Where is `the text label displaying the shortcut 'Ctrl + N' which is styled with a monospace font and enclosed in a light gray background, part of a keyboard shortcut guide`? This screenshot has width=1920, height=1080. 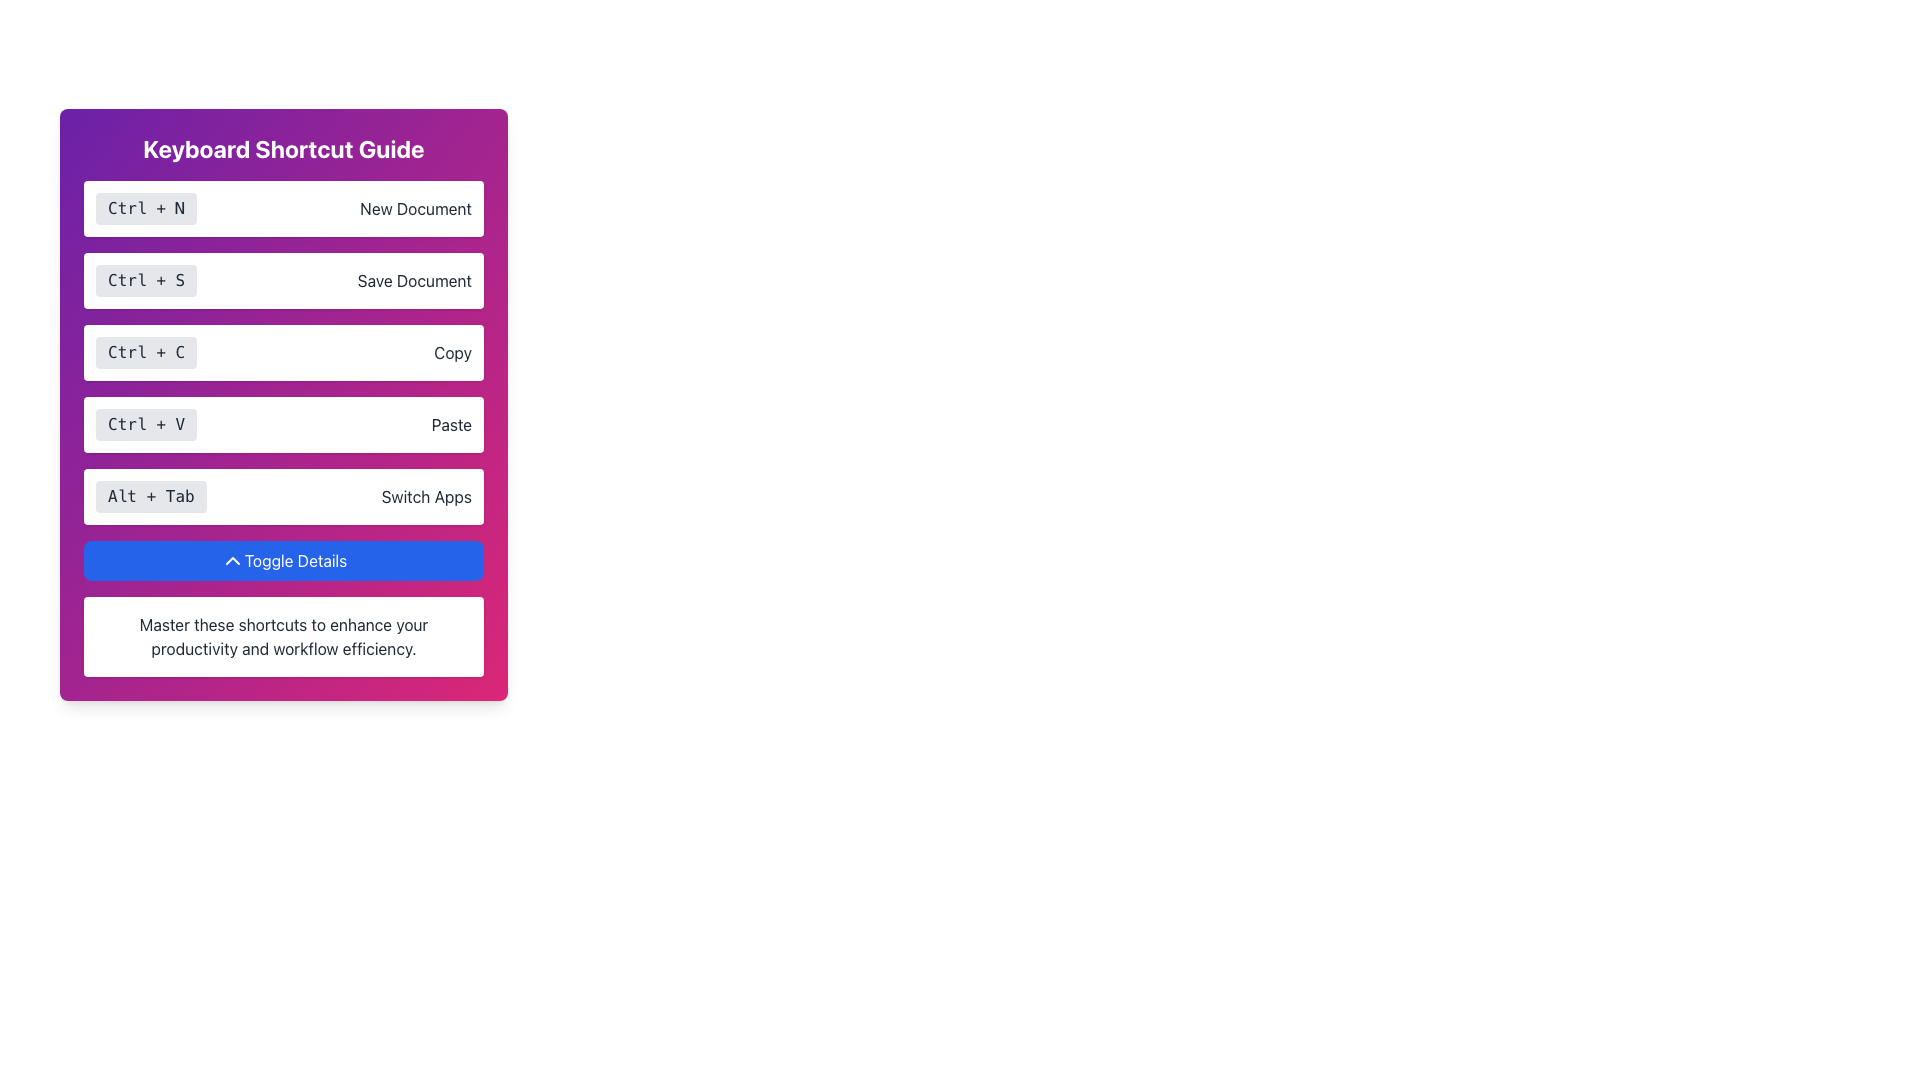
the text label displaying the shortcut 'Ctrl + N' which is styled with a monospace font and enclosed in a light gray background, part of a keyboard shortcut guide is located at coordinates (145, 208).